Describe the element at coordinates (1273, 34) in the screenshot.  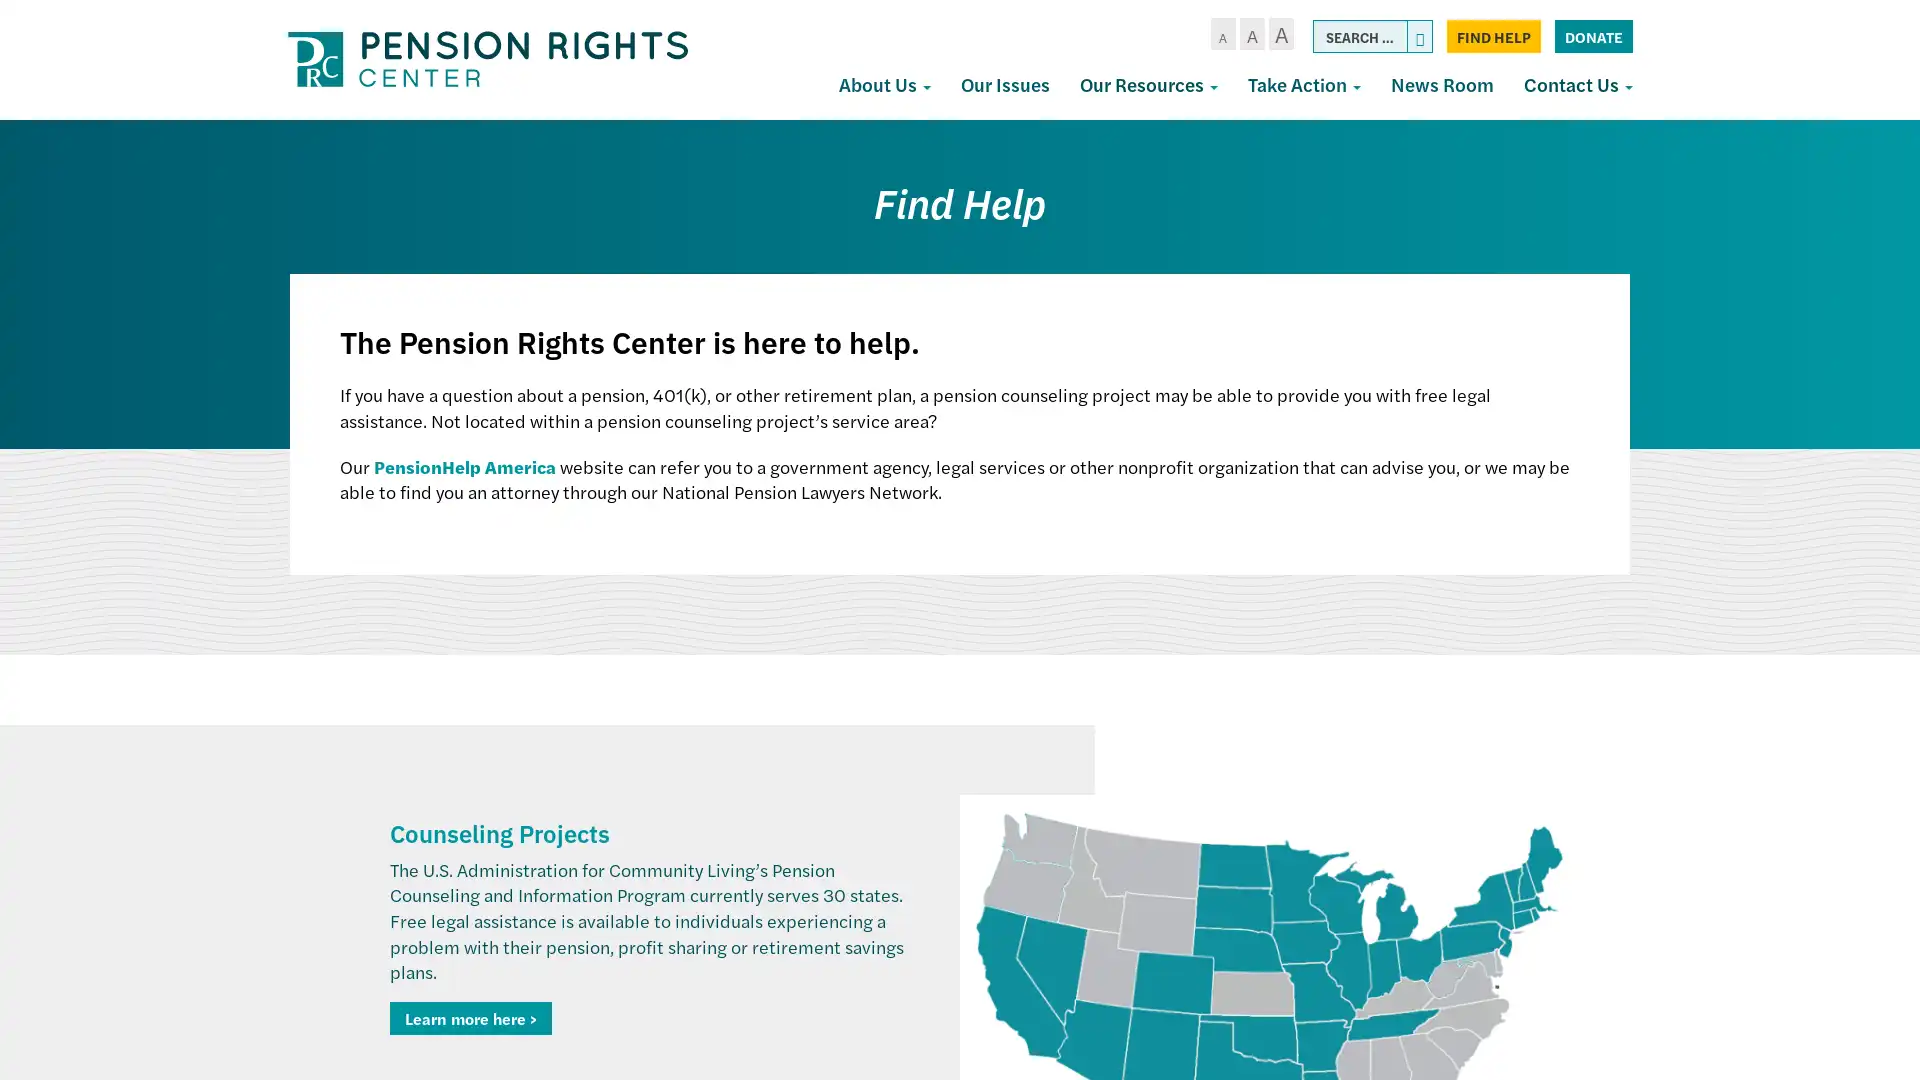
I see `A` at that location.